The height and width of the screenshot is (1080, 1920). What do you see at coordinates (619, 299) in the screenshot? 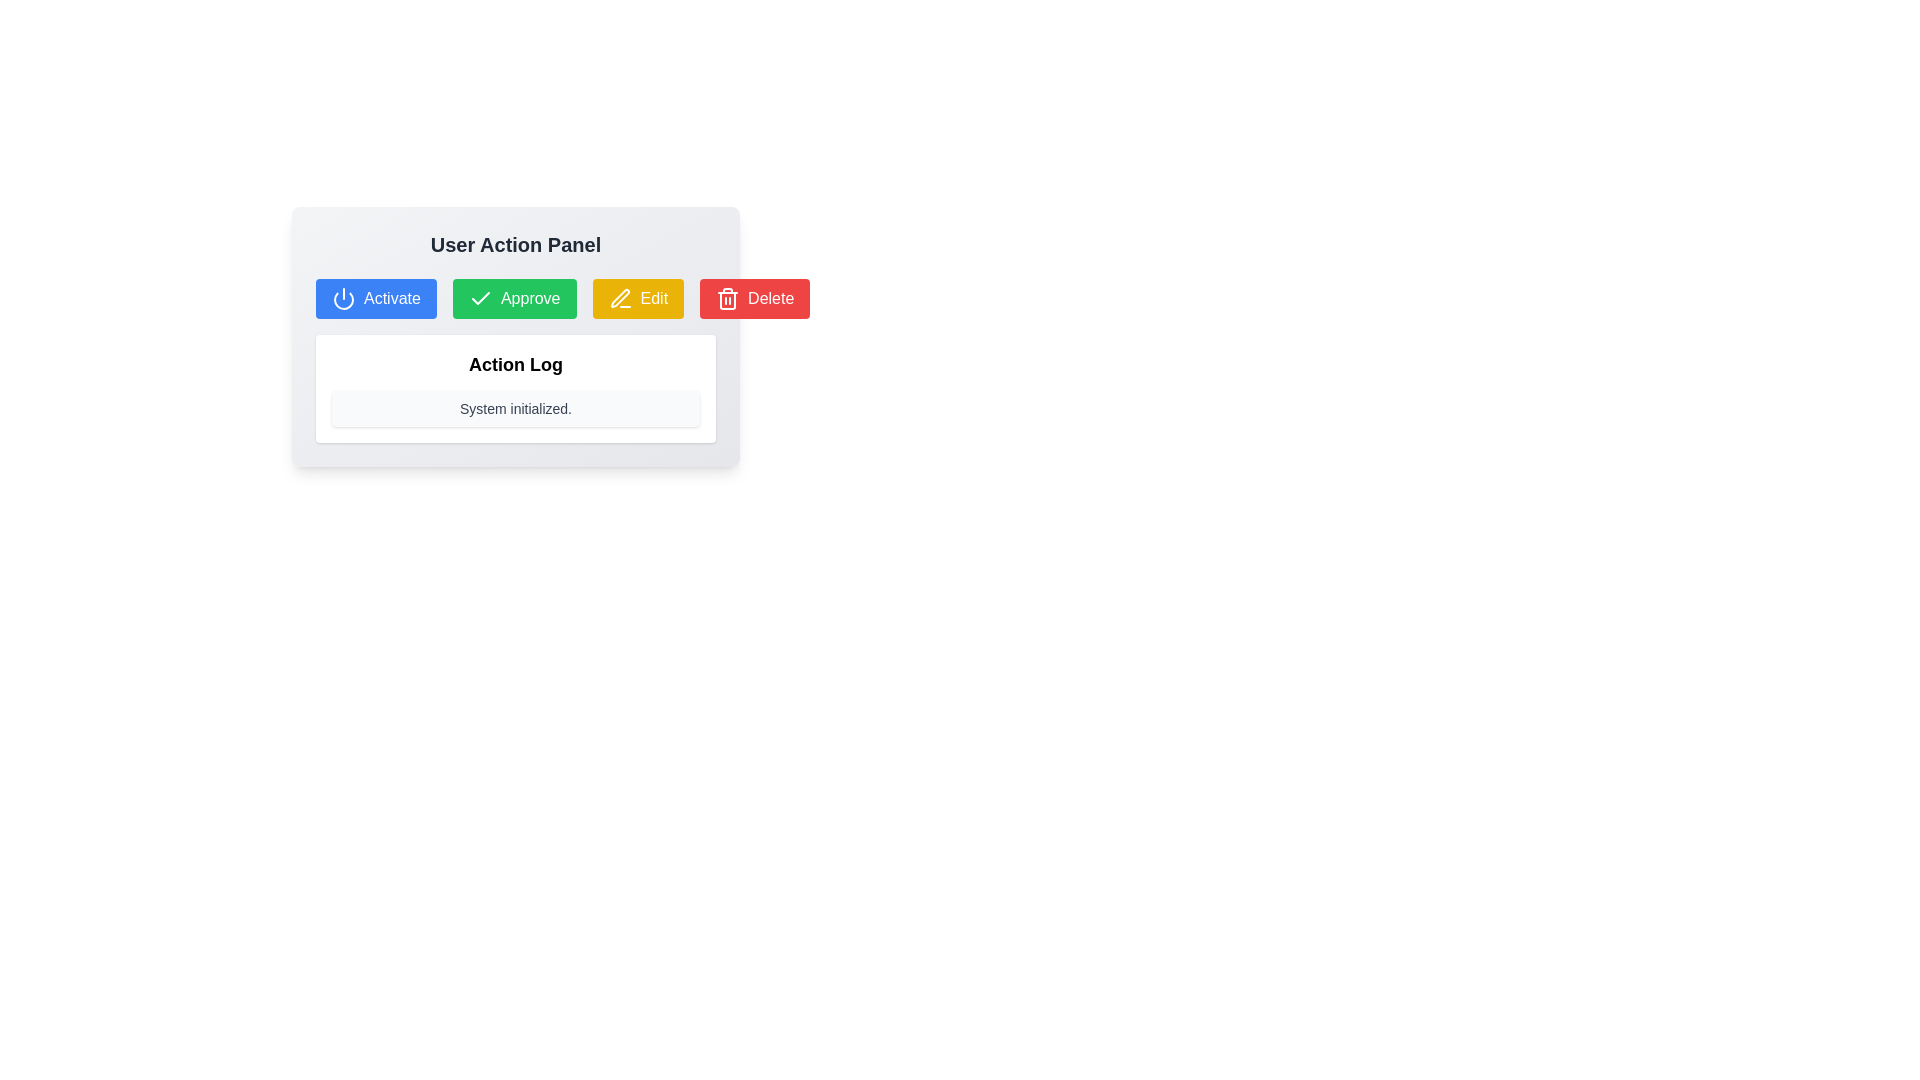
I see `the pen icon located inside the yellow 'Edit' button, which is the third button from the left in the User Action Panel` at bounding box center [619, 299].